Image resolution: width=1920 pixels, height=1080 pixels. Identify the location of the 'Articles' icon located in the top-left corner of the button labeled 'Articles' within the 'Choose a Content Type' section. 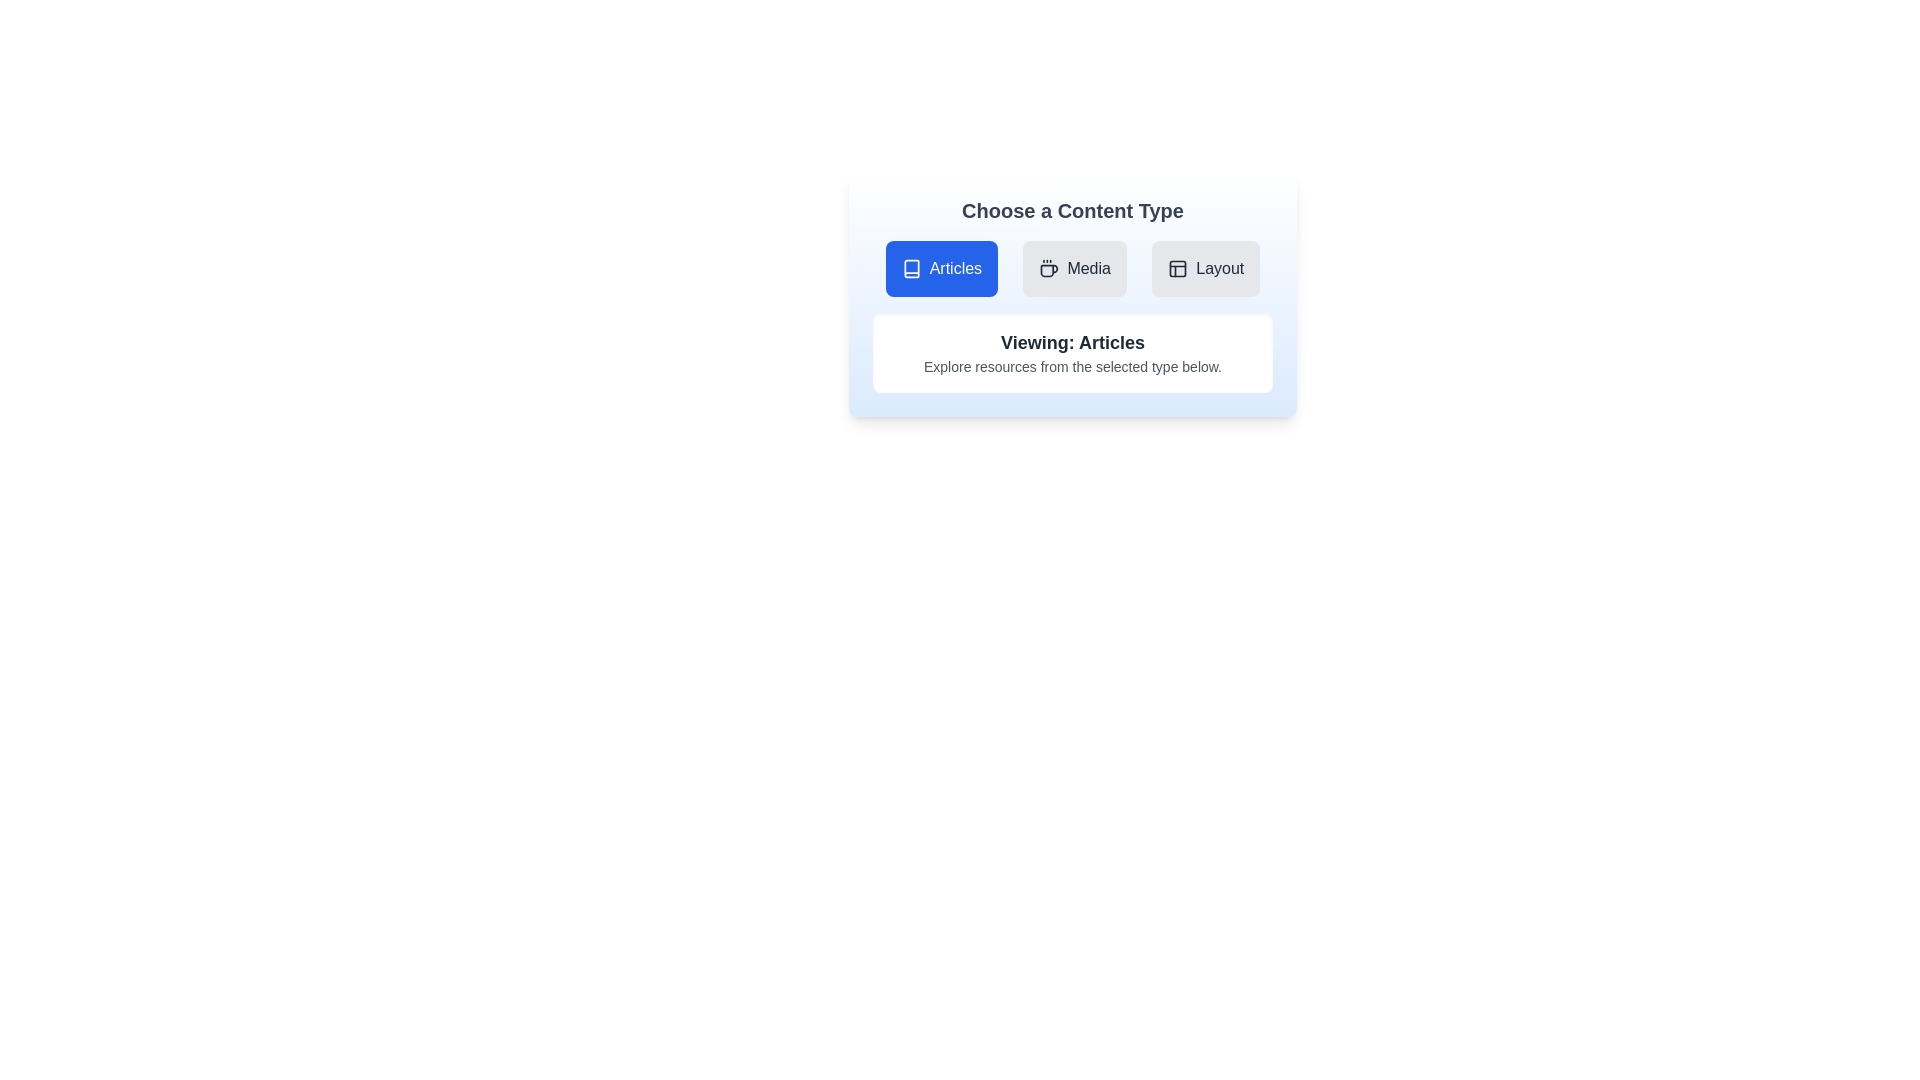
(910, 268).